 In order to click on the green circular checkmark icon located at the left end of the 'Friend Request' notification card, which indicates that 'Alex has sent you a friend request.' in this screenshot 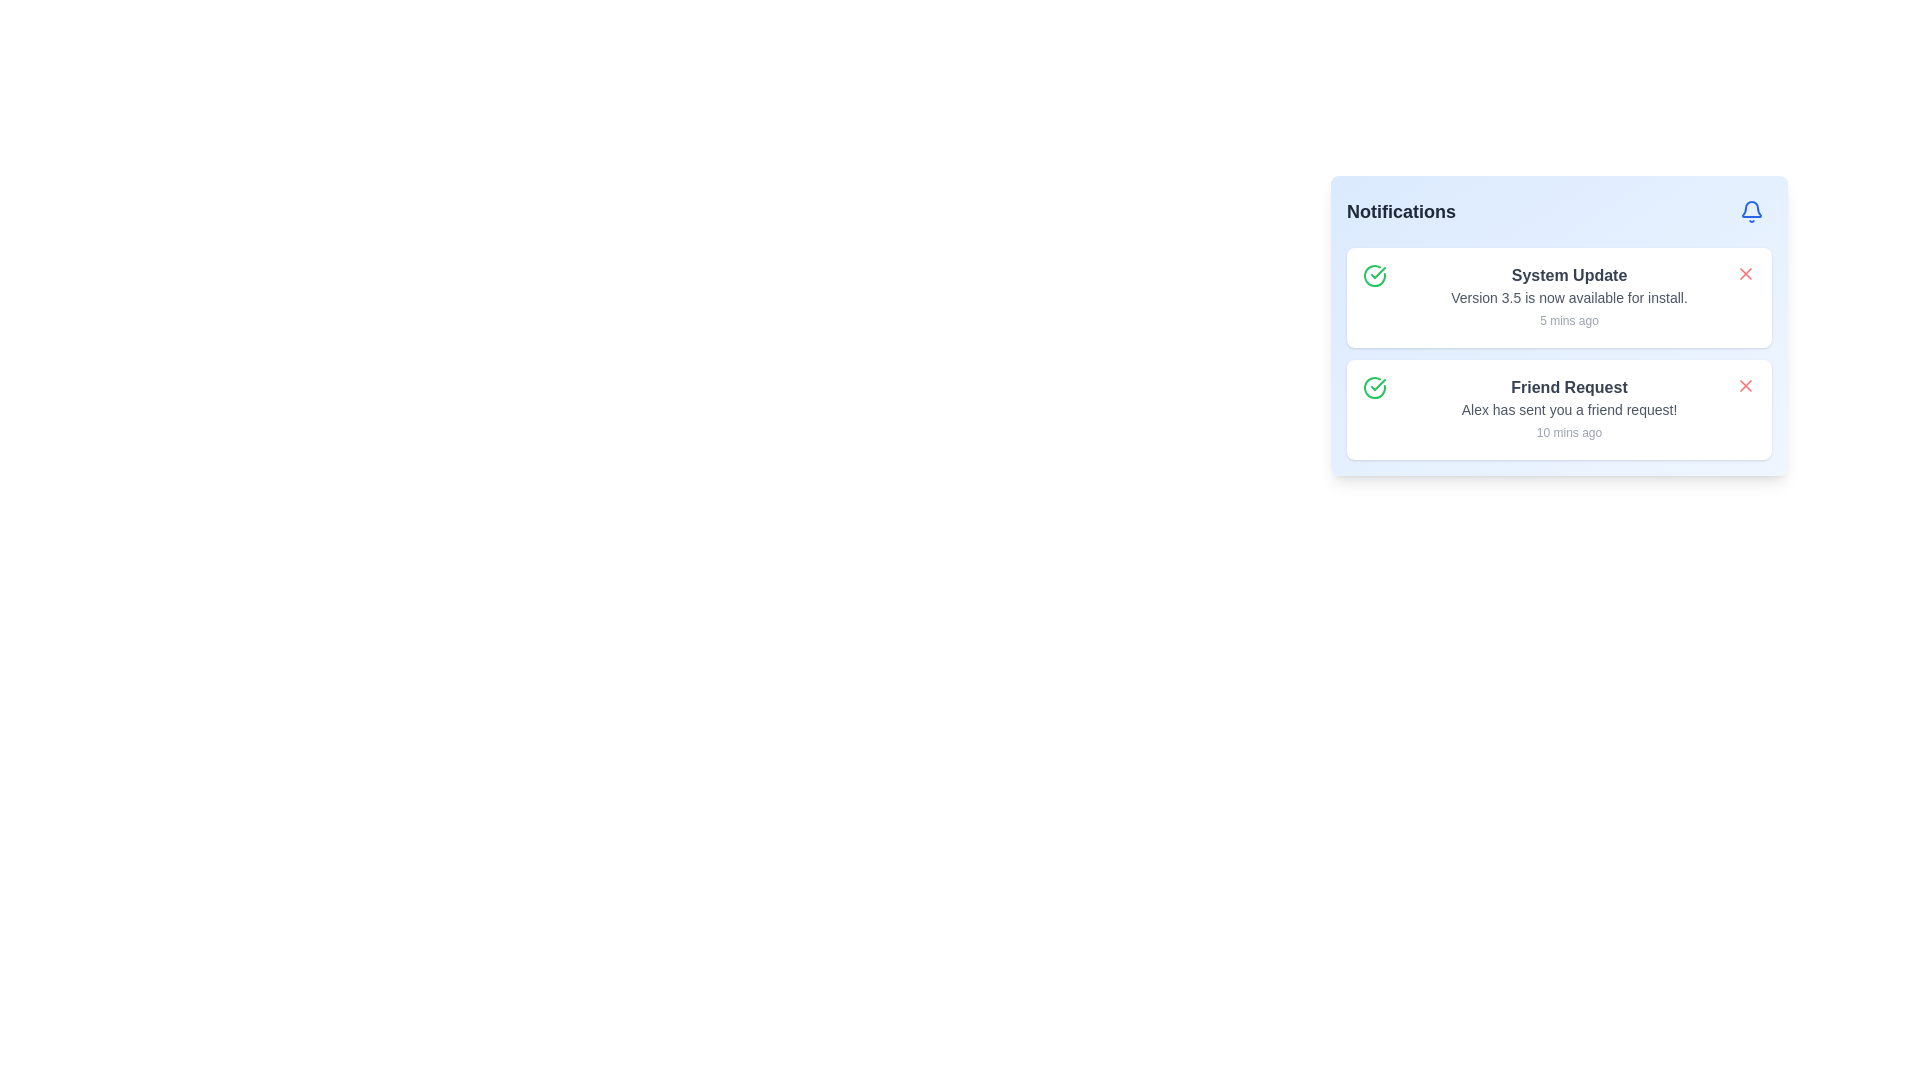, I will do `click(1373, 388)`.